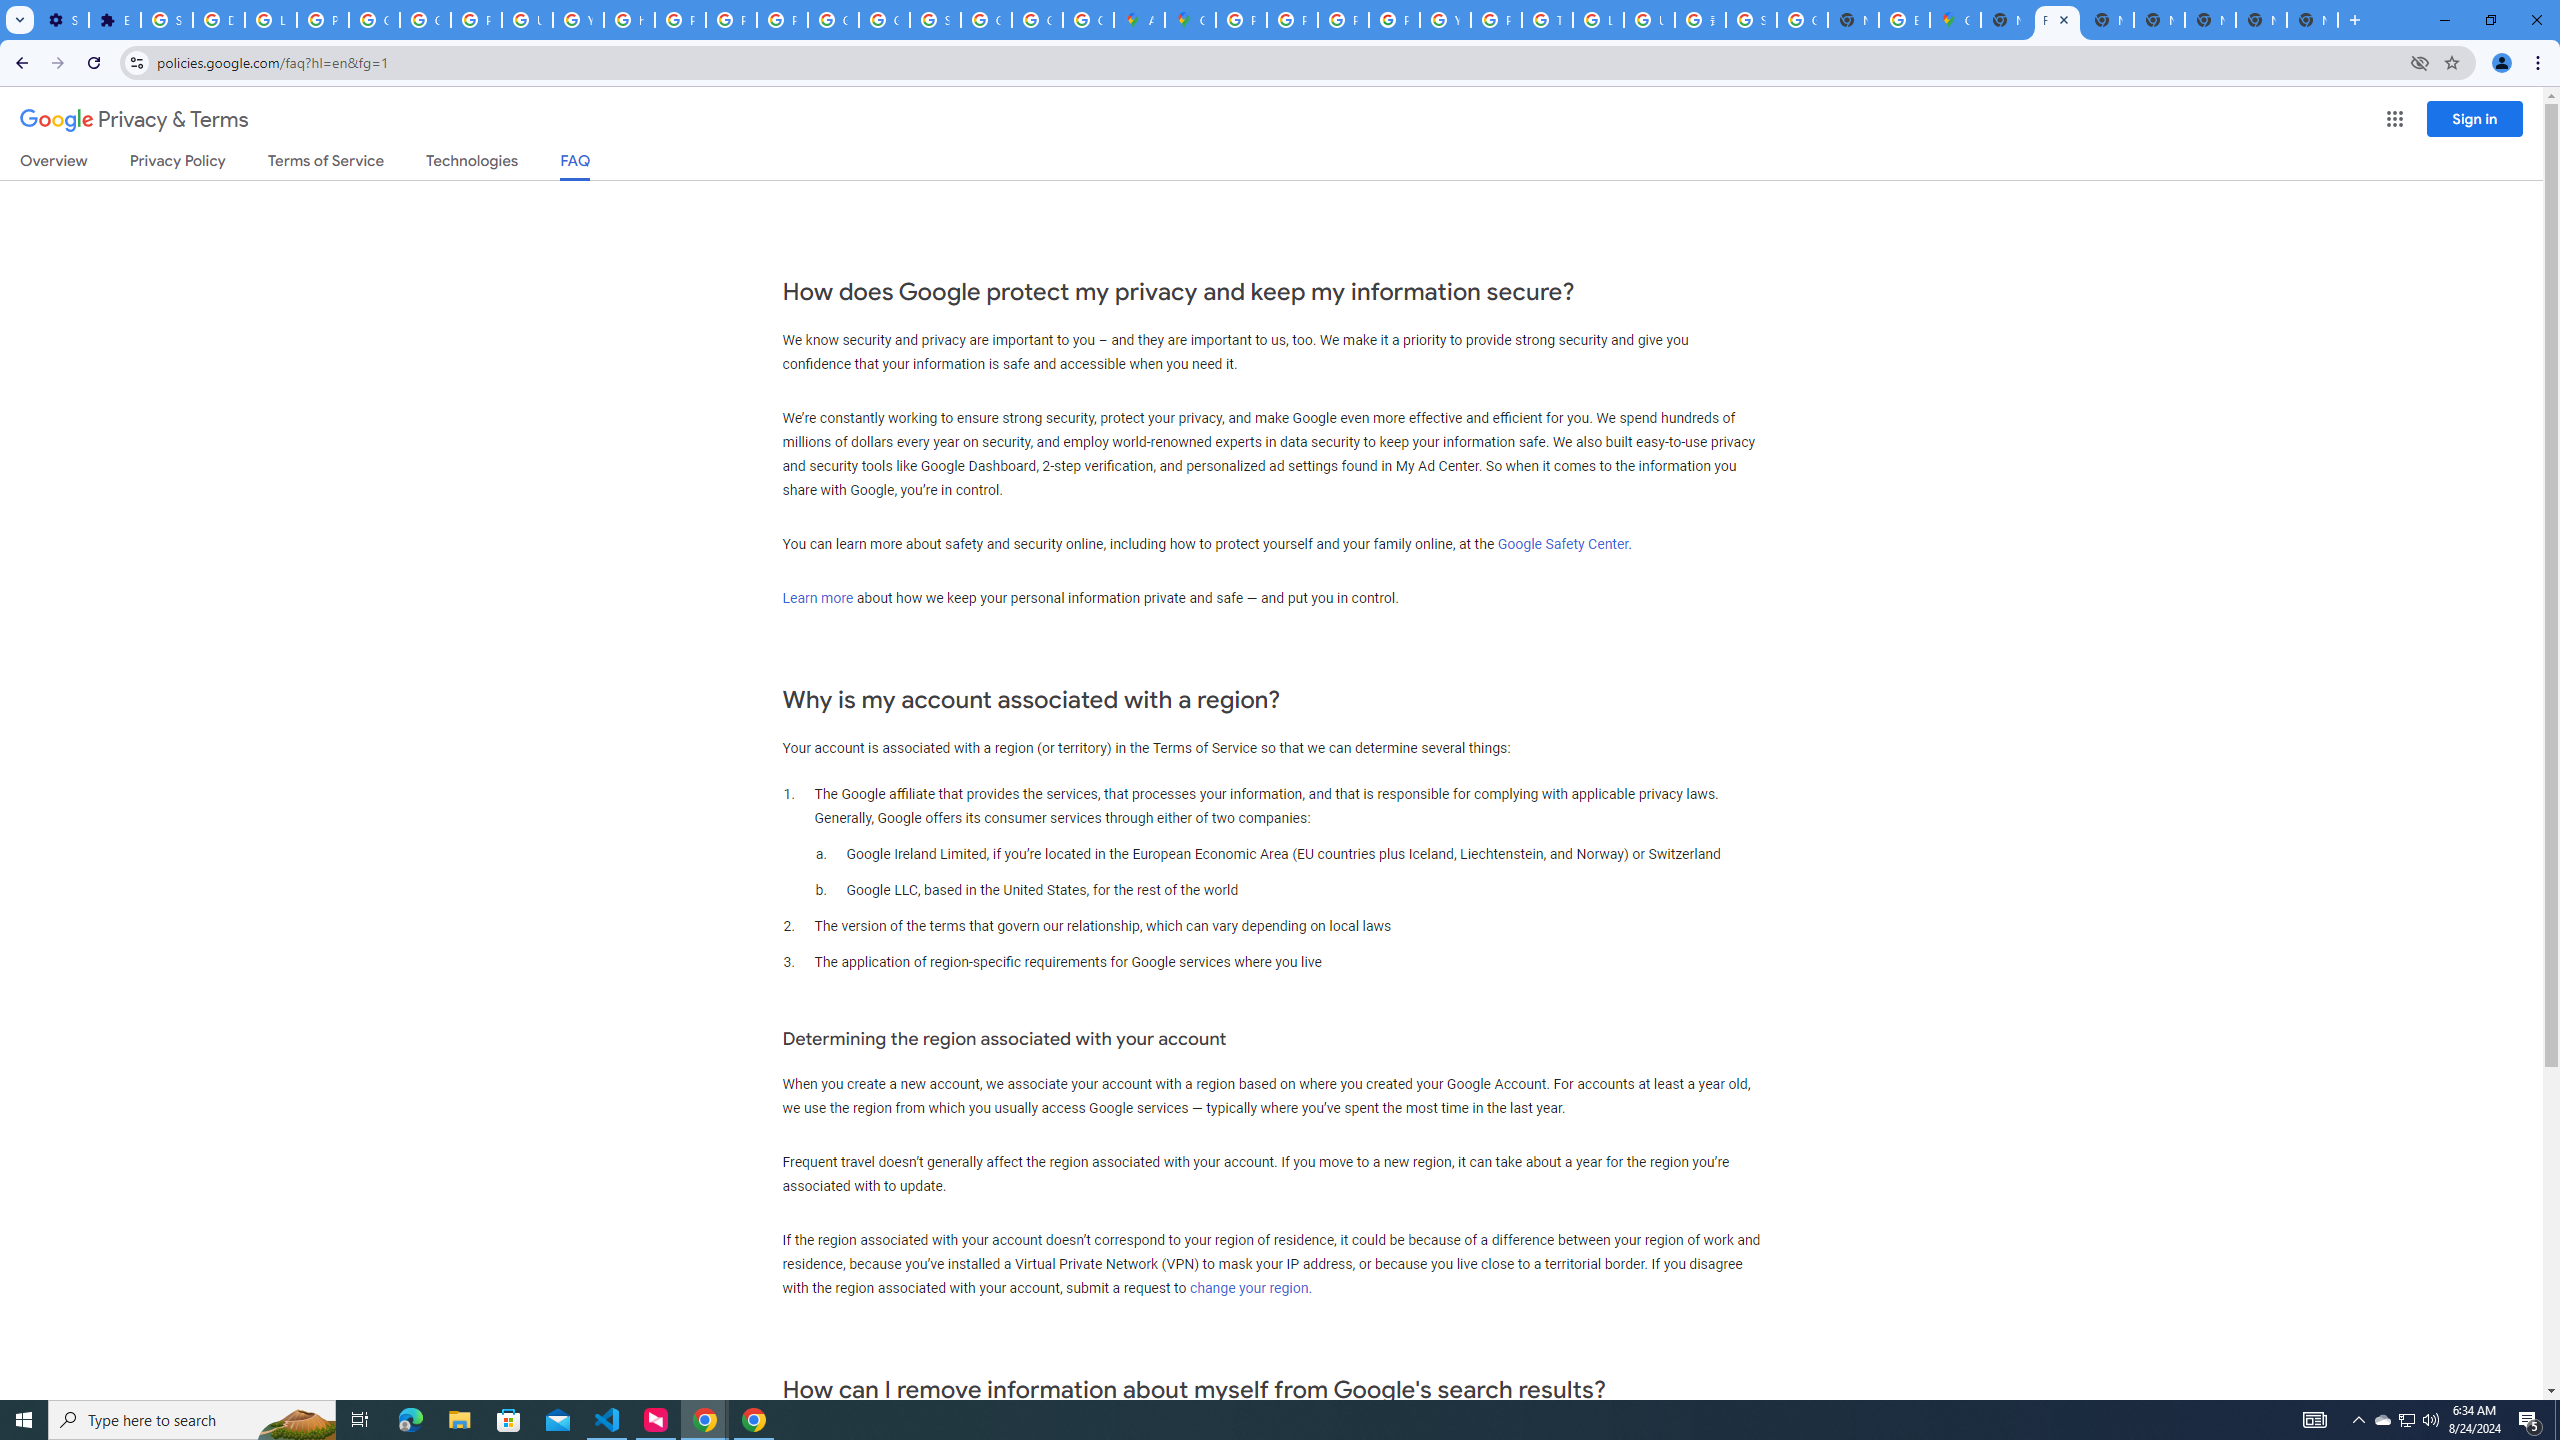 The image size is (2560, 1440). I want to click on 'Google Maps', so click(1190, 19).